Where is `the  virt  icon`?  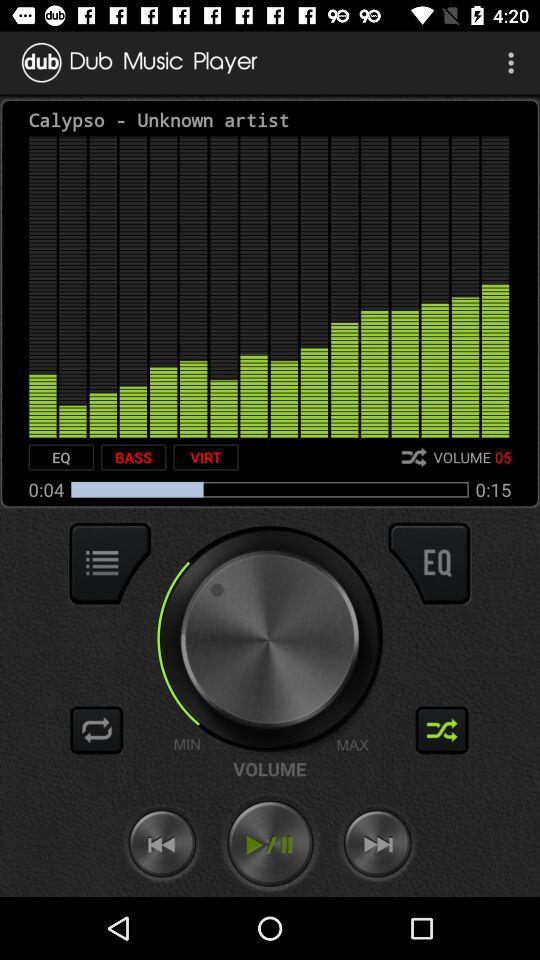
the  virt  icon is located at coordinates (205, 457).